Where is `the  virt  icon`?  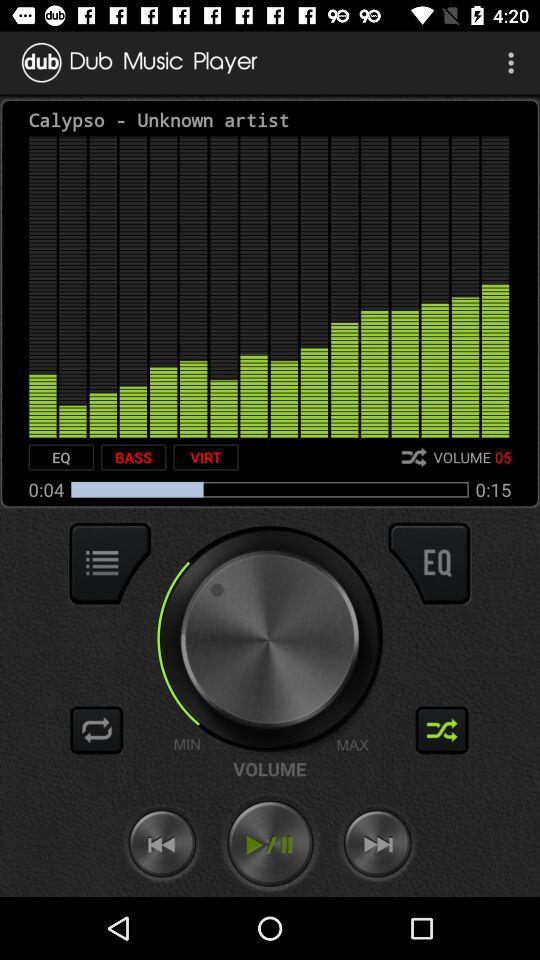
the  virt  icon is located at coordinates (205, 457).